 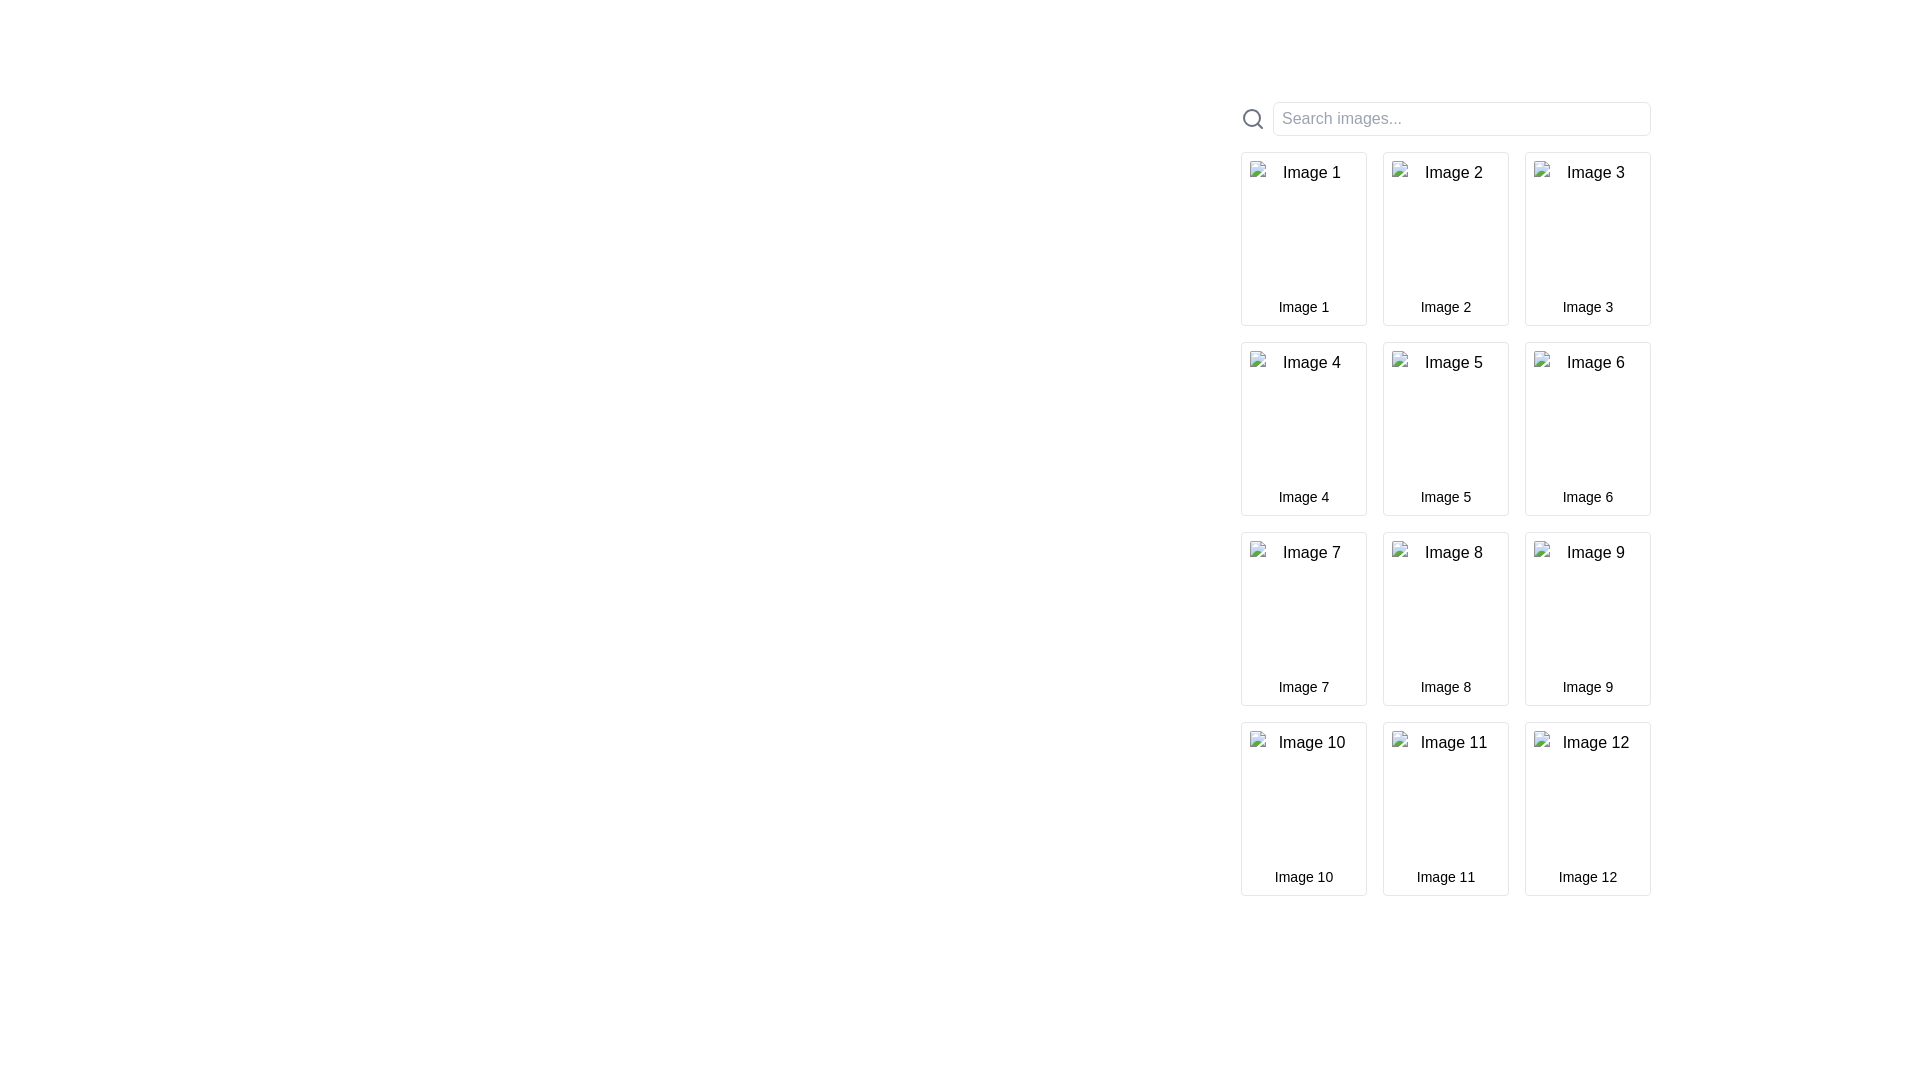 What do you see at coordinates (1587, 604) in the screenshot?
I see `the image displayed in the third row and third column of the gallery grid by moving the cursor to its center point` at bounding box center [1587, 604].